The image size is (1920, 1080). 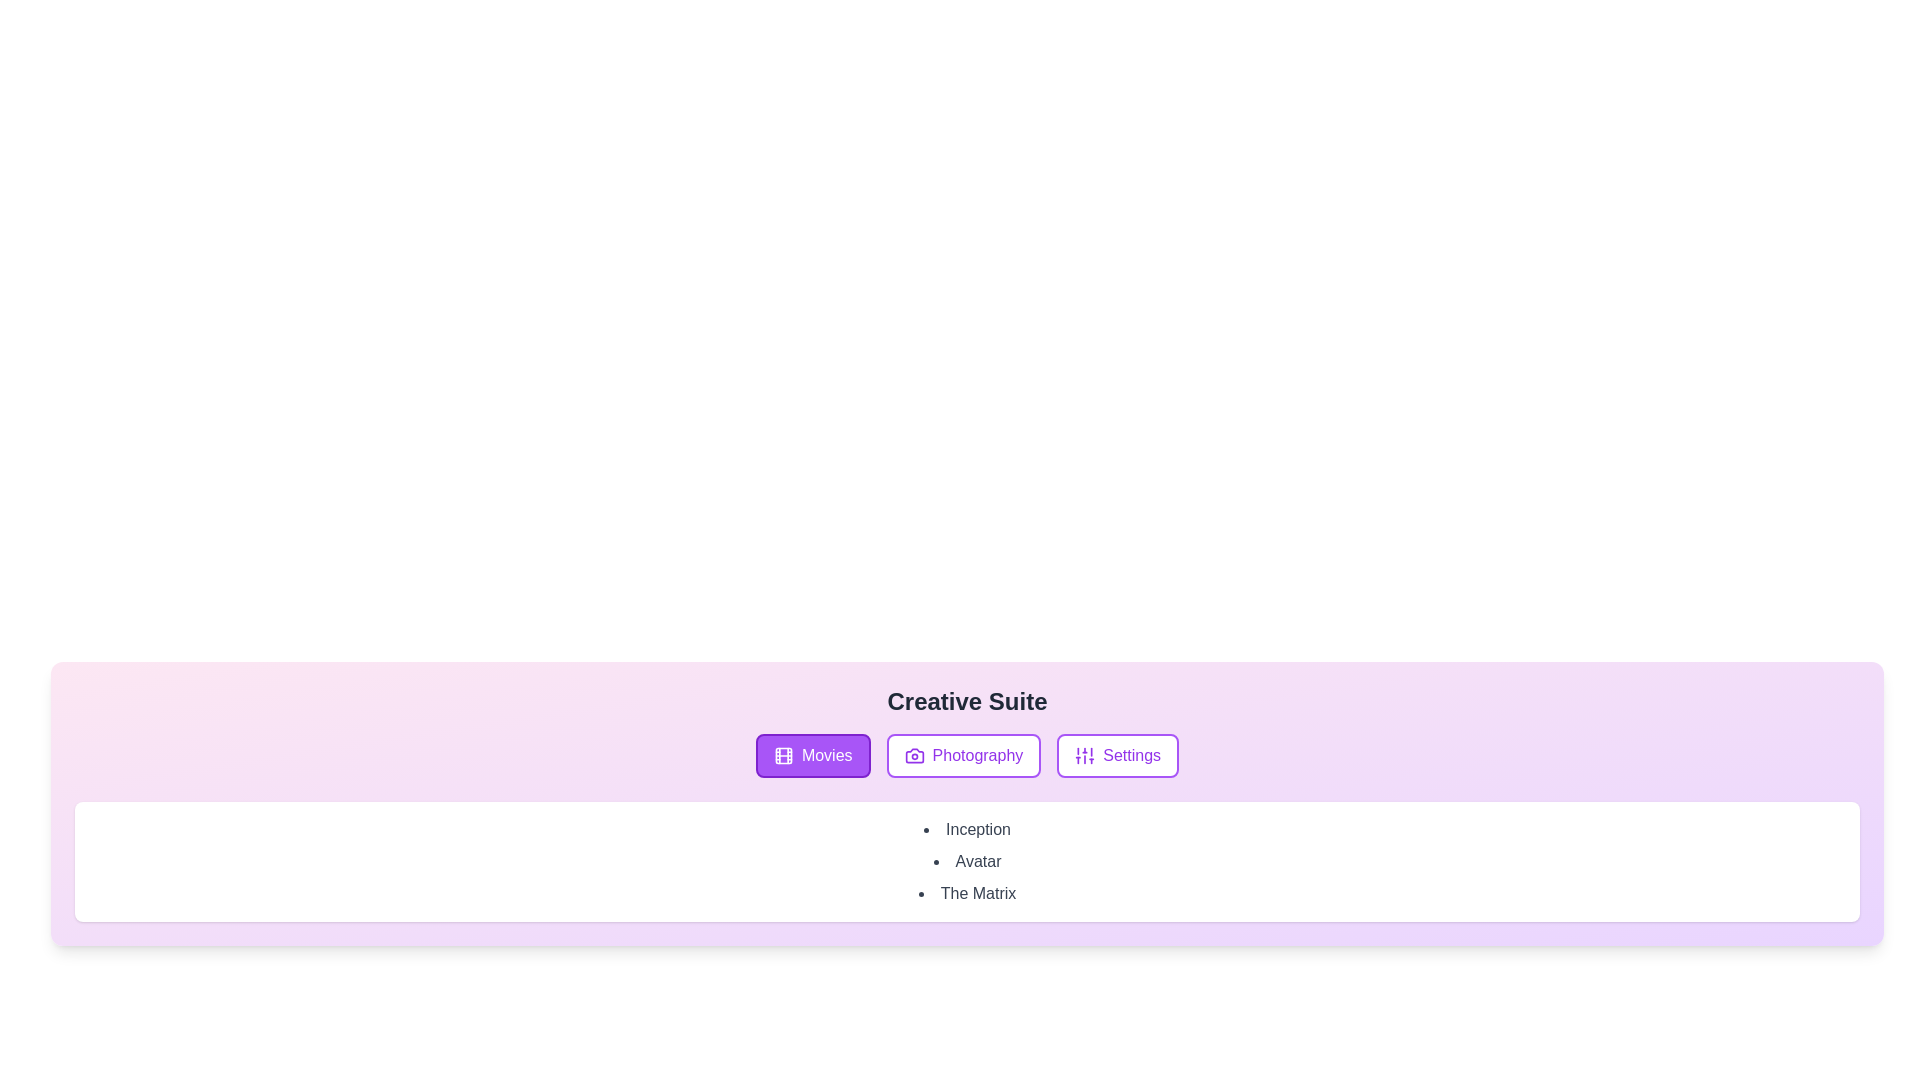 What do you see at coordinates (782, 756) in the screenshot?
I see `the decorative graphical element at the center of the 'Movies' button, which is a small rectangular shape with rounded corners` at bounding box center [782, 756].